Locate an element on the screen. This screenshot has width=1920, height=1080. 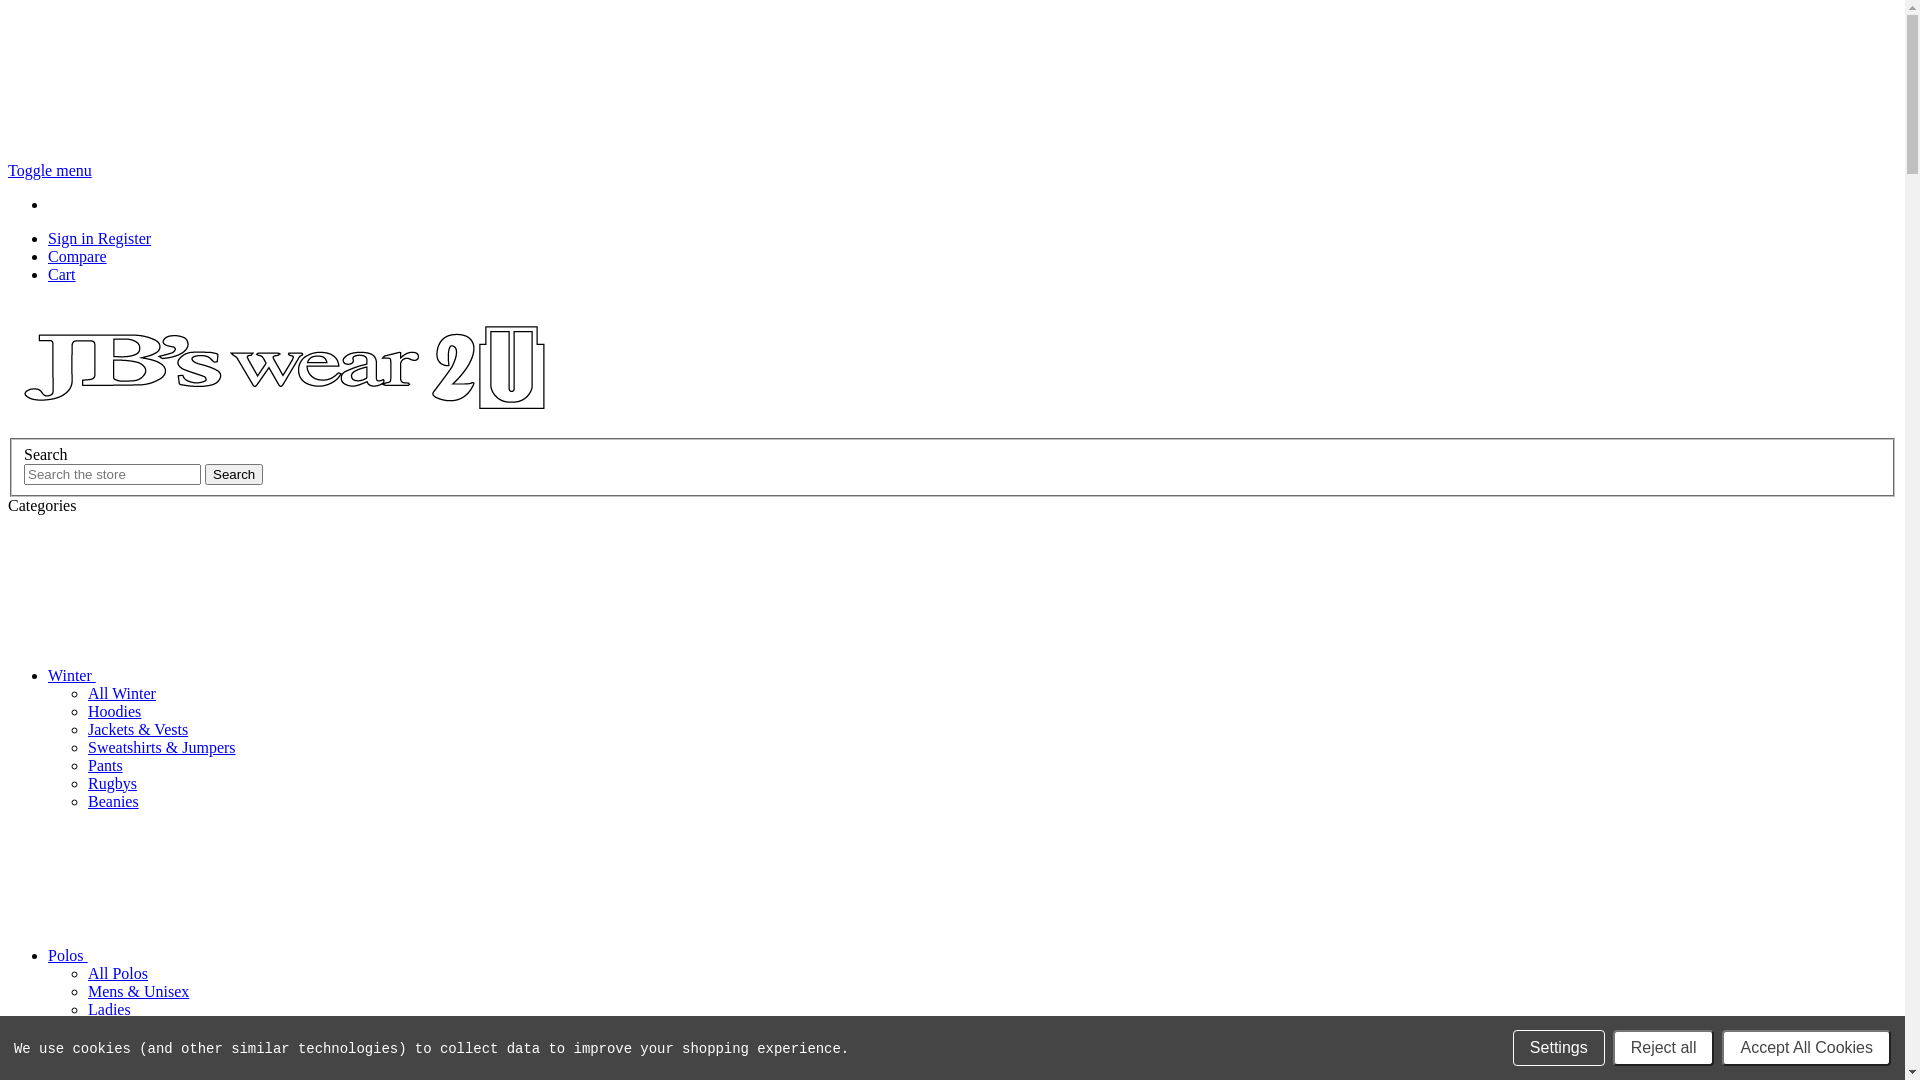
'Compare' is located at coordinates (77, 255).